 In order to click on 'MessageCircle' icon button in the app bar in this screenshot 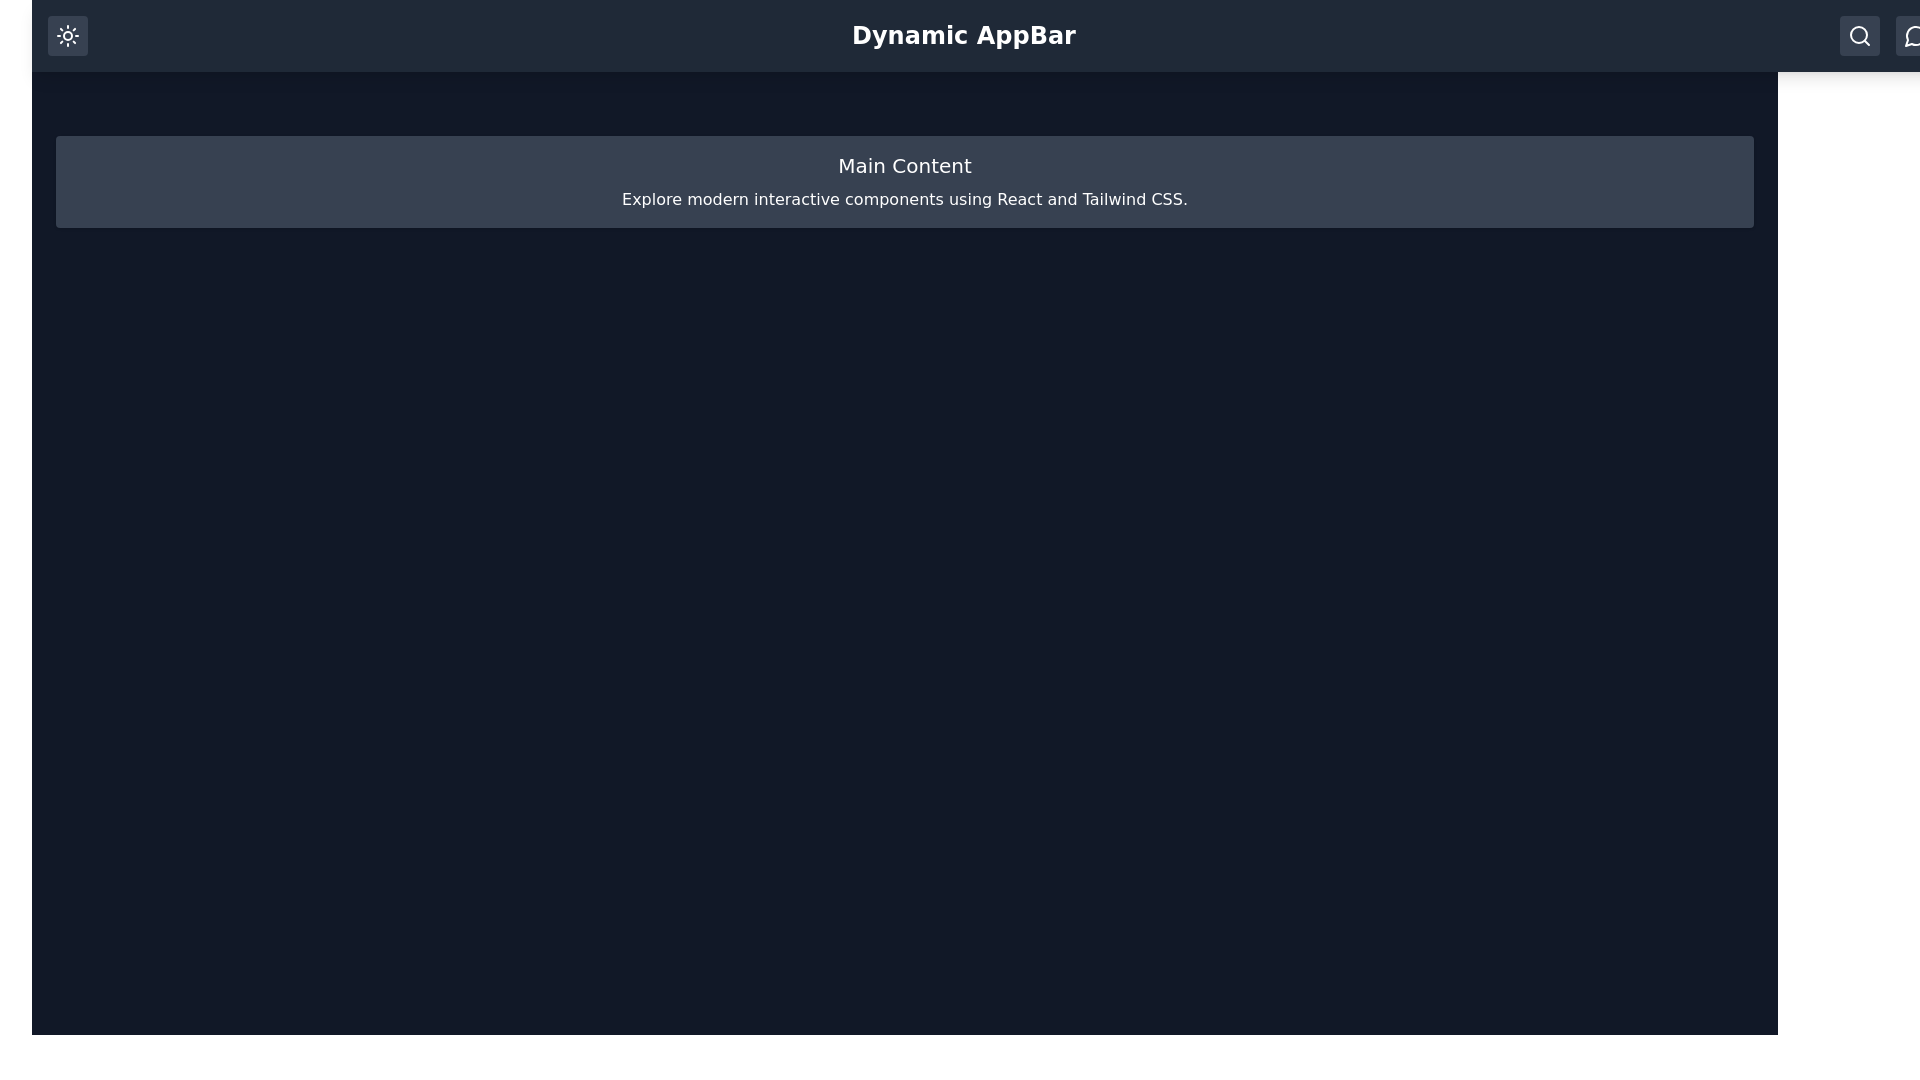, I will do `click(1914, 35)`.